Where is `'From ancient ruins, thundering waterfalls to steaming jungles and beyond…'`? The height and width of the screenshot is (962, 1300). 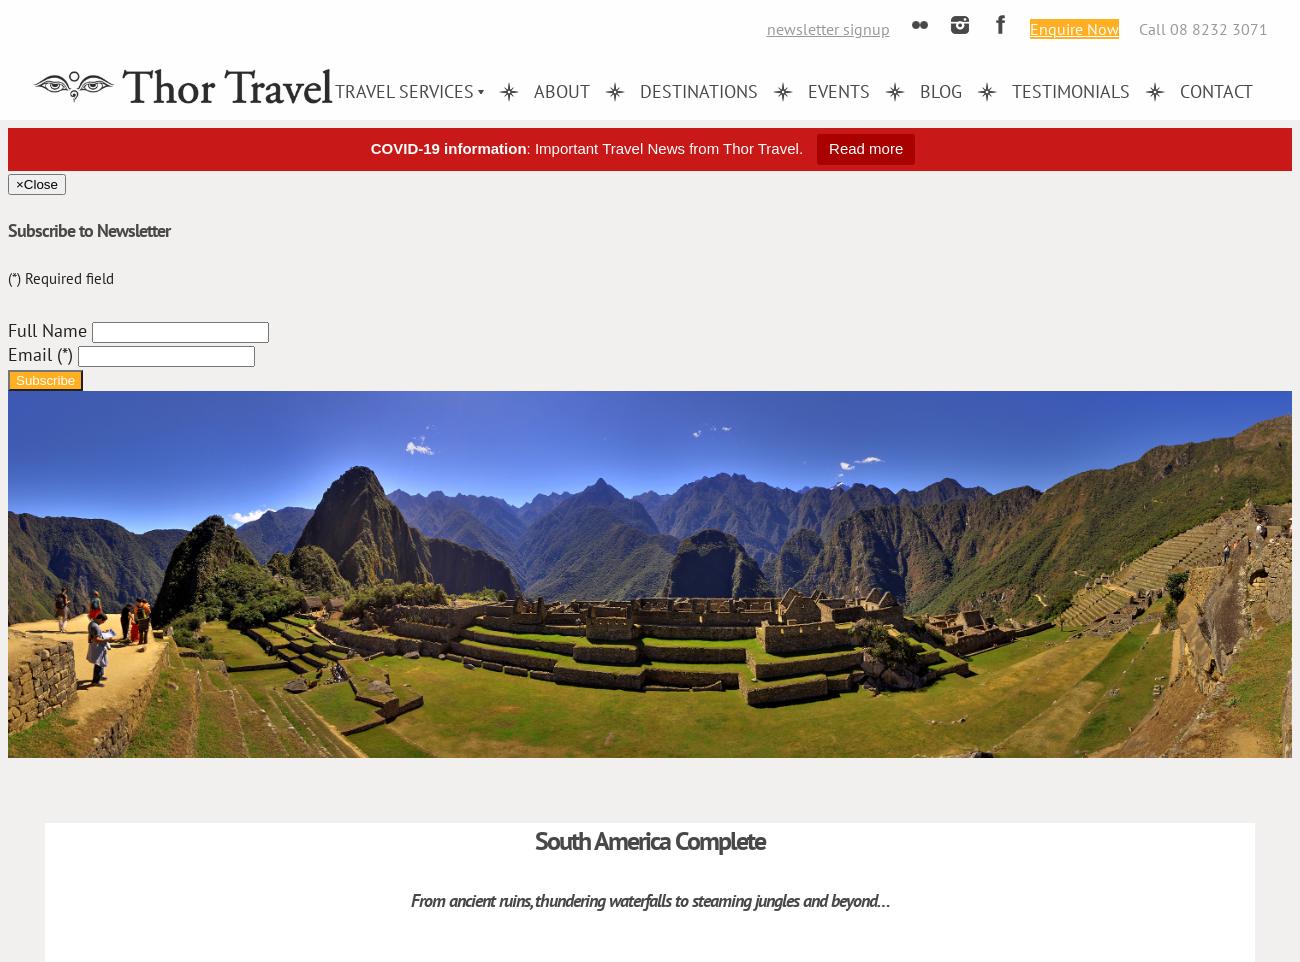
'From ancient ruins, thundering waterfalls to steaming jungles and beyond…' is located at coordinates (649, 899).